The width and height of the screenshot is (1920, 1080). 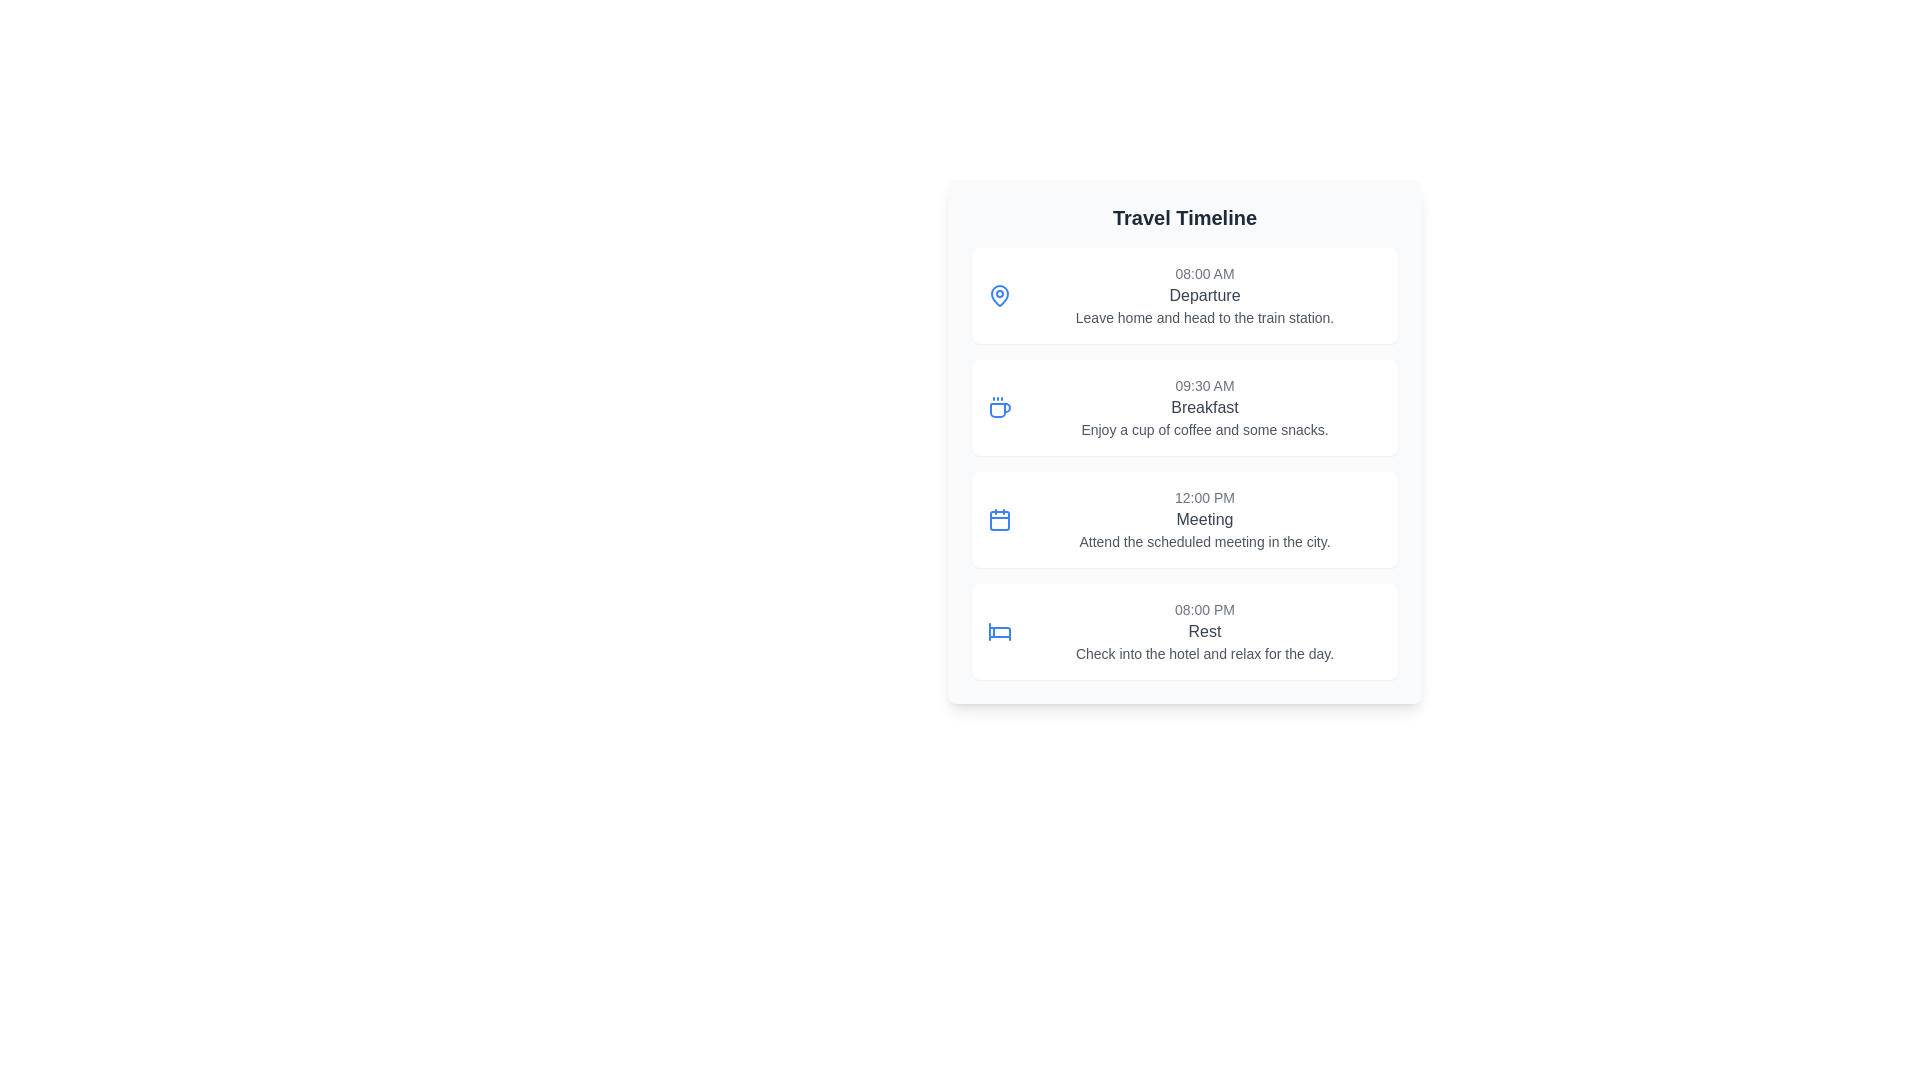 What do you see at coordinates (1185, 632) in the screenshot?
I see `the fourth List item card in the Travel Timeline` at bounding box center [1185, 632].